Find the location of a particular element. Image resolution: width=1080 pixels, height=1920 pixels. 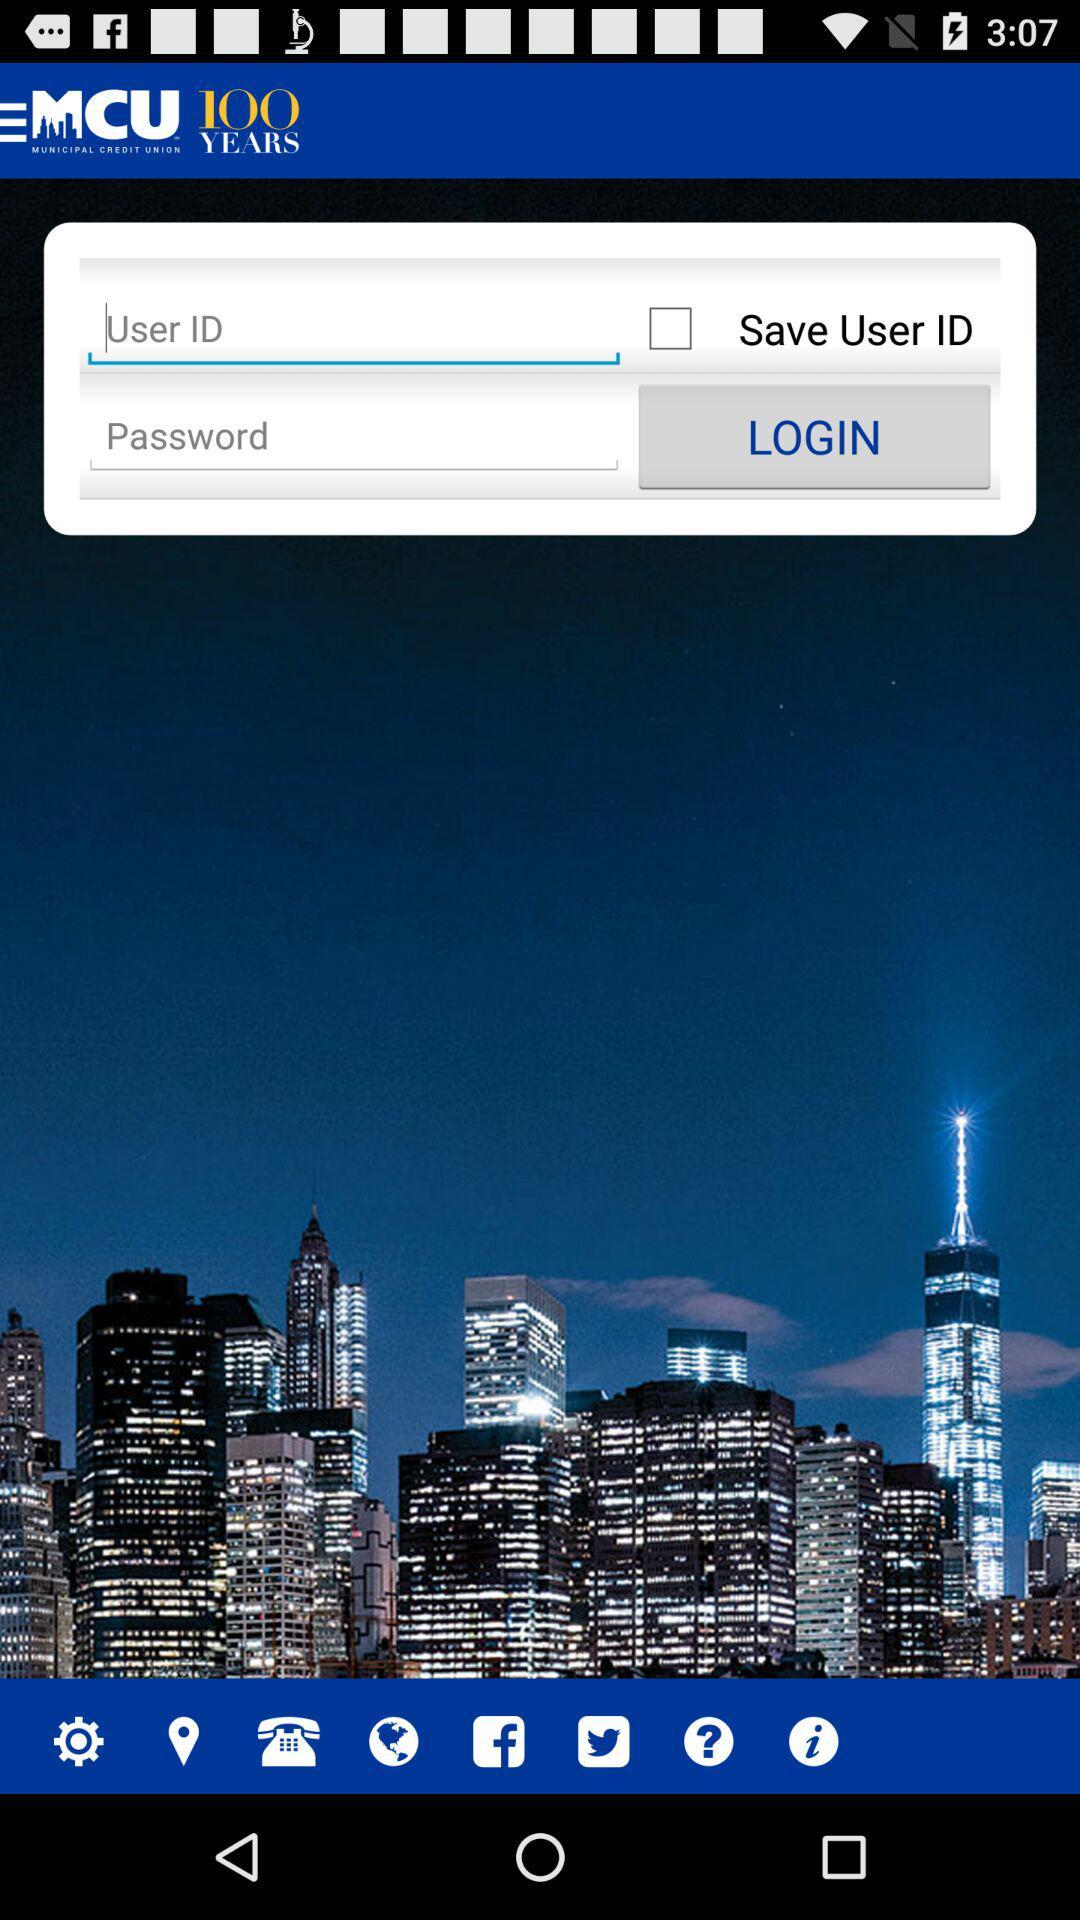

password field is located at coordinates (353, 435).